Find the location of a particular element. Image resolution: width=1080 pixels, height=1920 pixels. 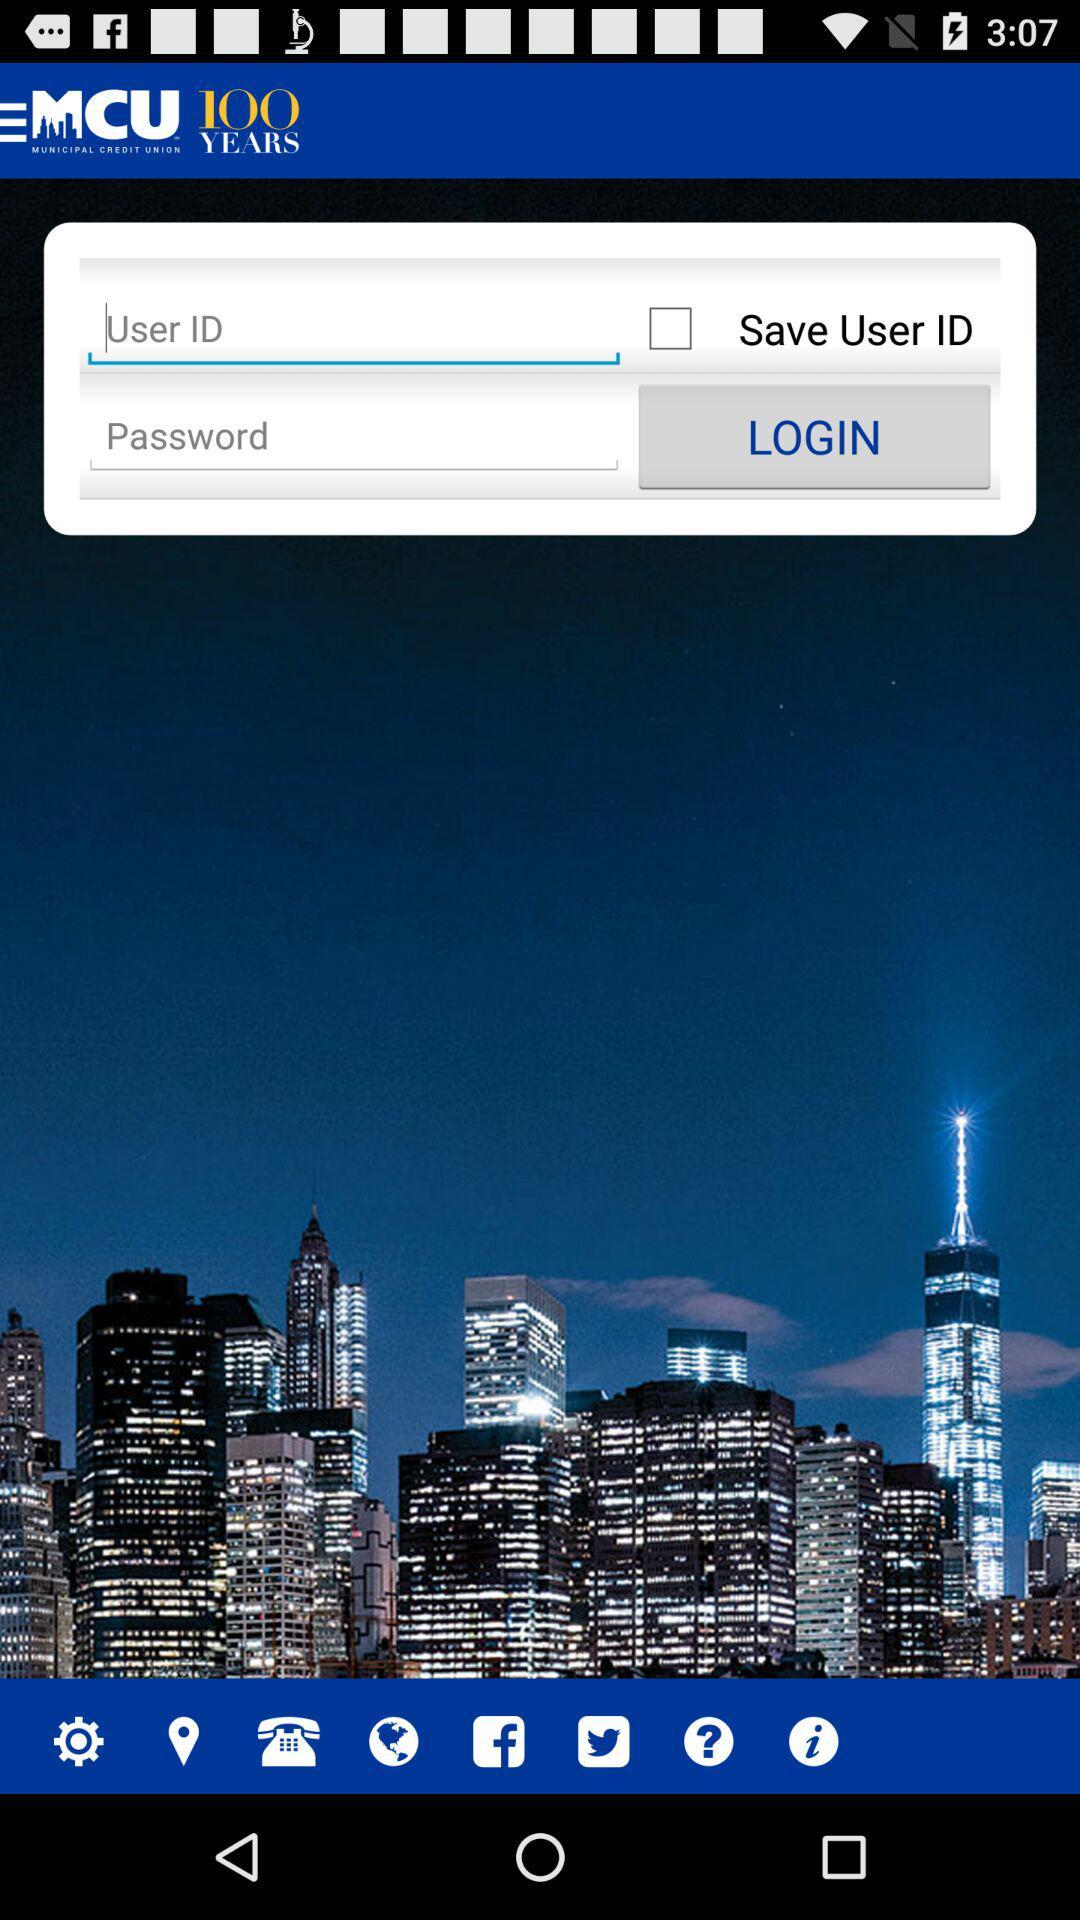

password field is located at coordinates (353, 435).